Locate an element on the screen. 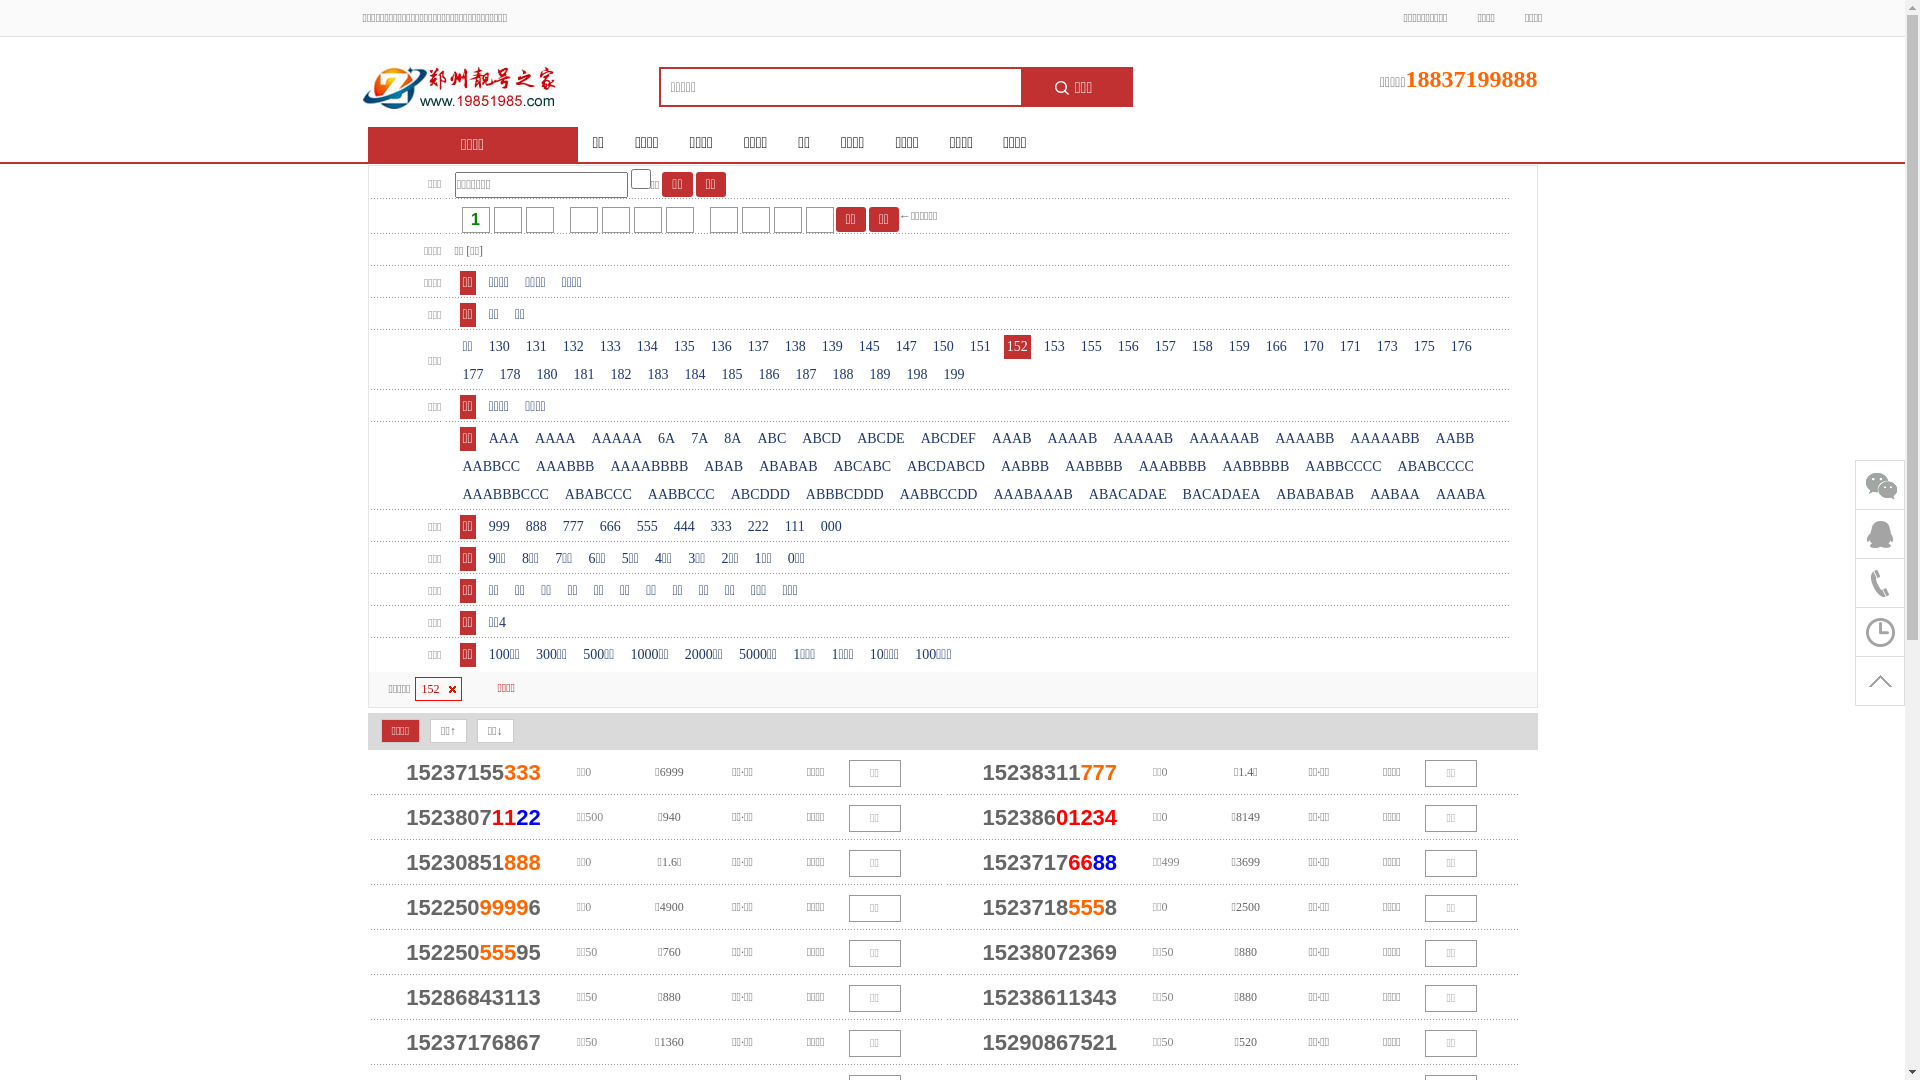  '138' is located at coordinates (794, 346).